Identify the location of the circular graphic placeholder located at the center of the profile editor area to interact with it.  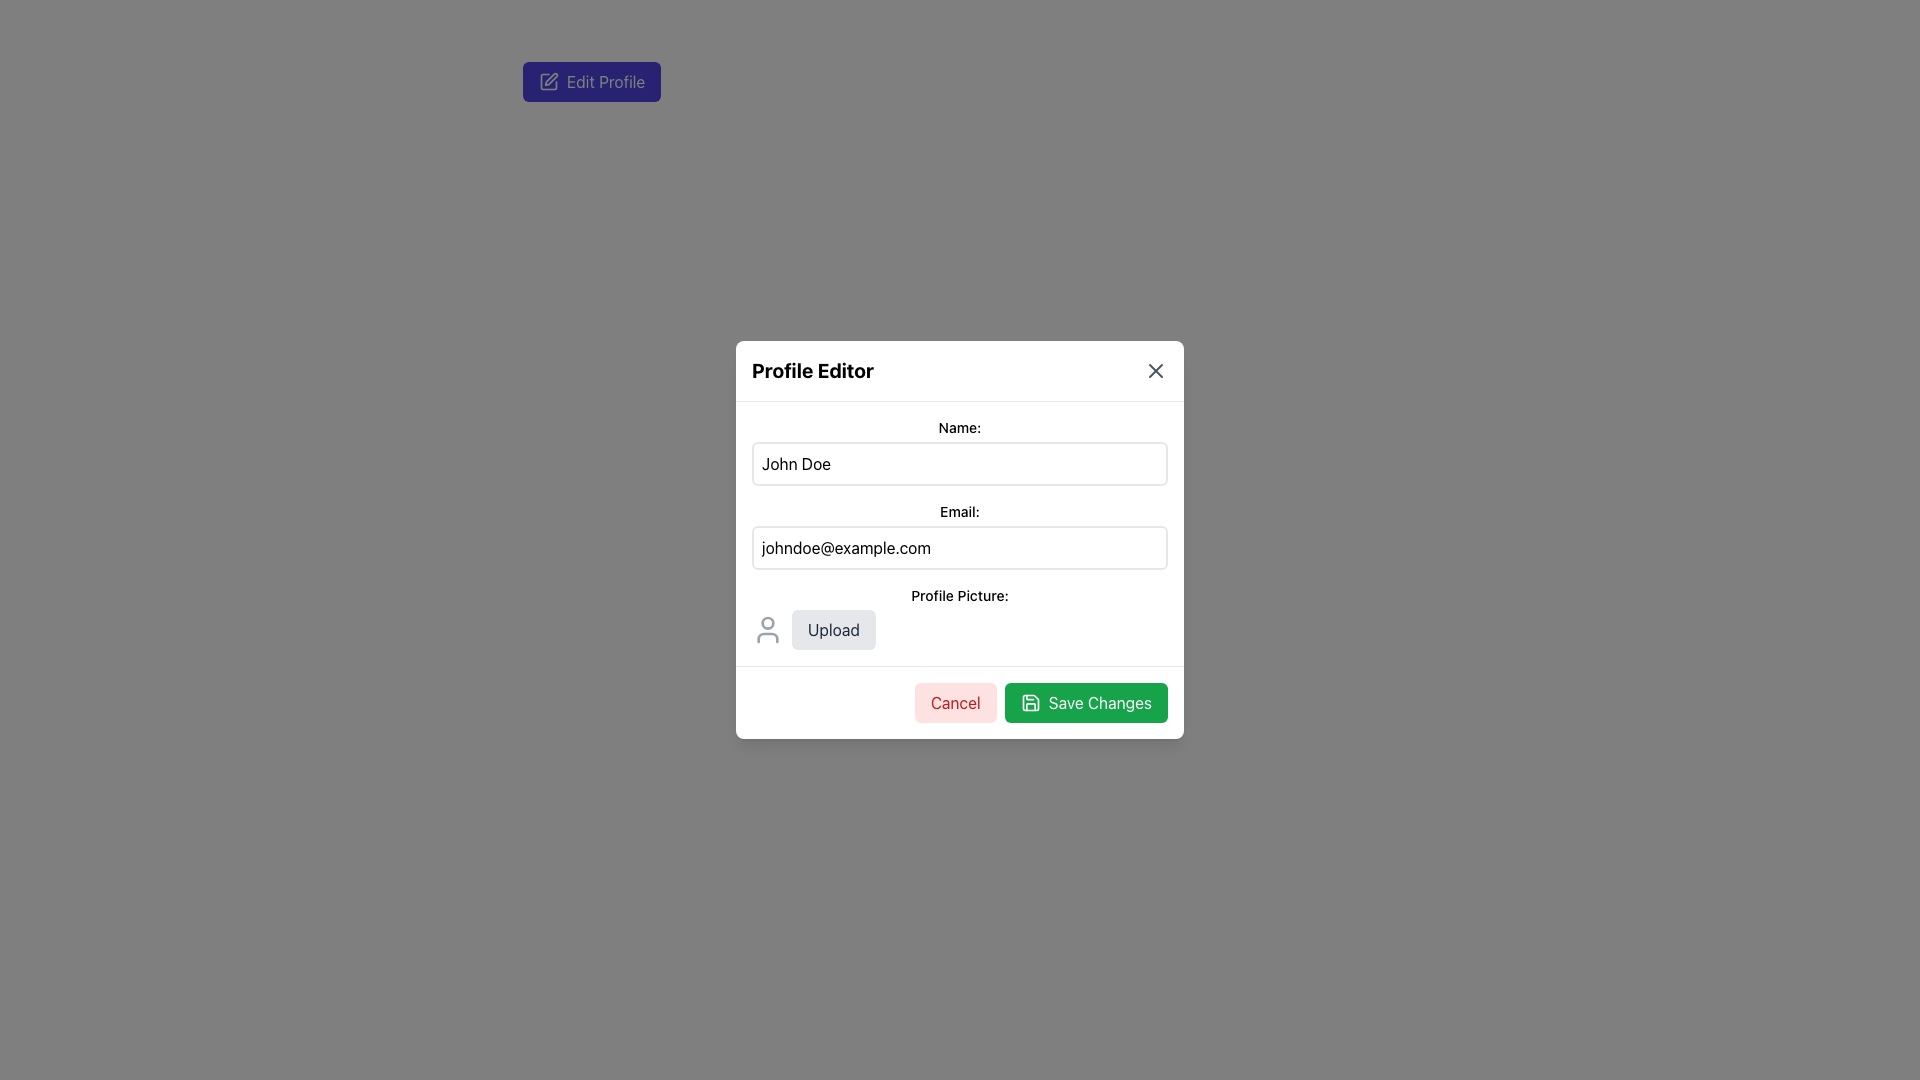
(767, 622).